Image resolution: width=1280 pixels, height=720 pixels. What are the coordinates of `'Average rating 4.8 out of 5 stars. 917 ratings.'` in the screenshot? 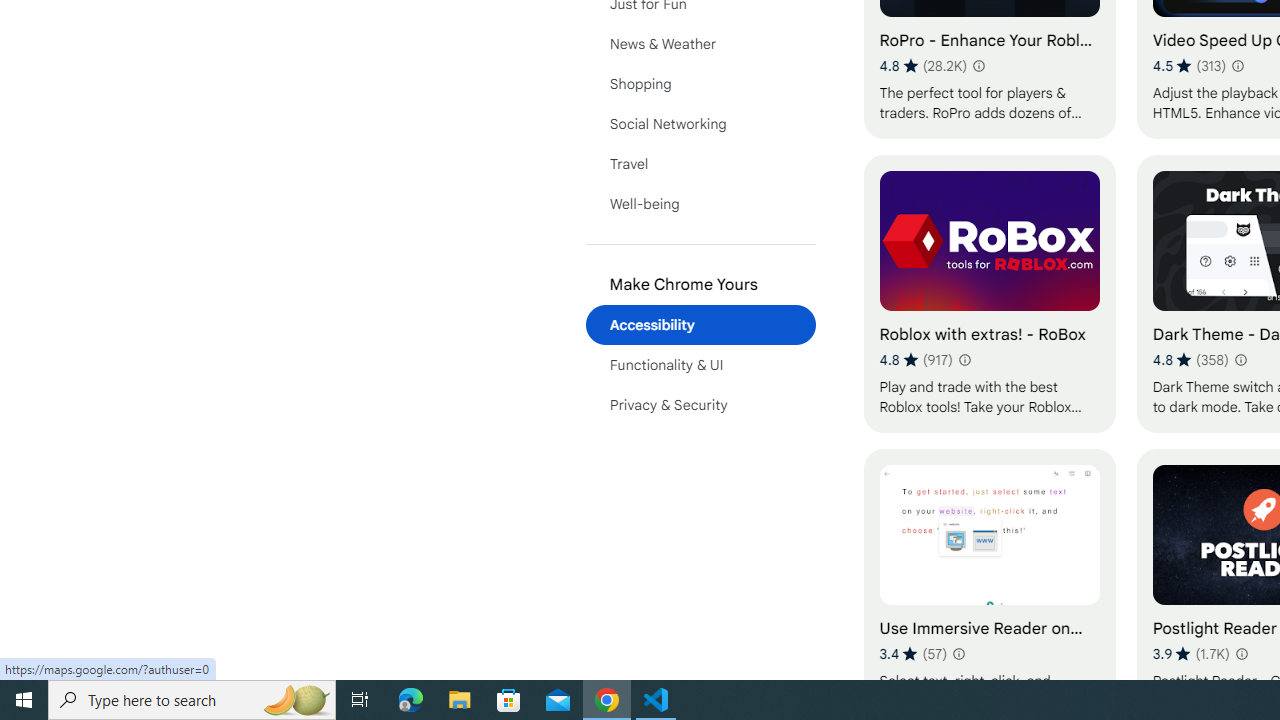 It's located at (915, 360).